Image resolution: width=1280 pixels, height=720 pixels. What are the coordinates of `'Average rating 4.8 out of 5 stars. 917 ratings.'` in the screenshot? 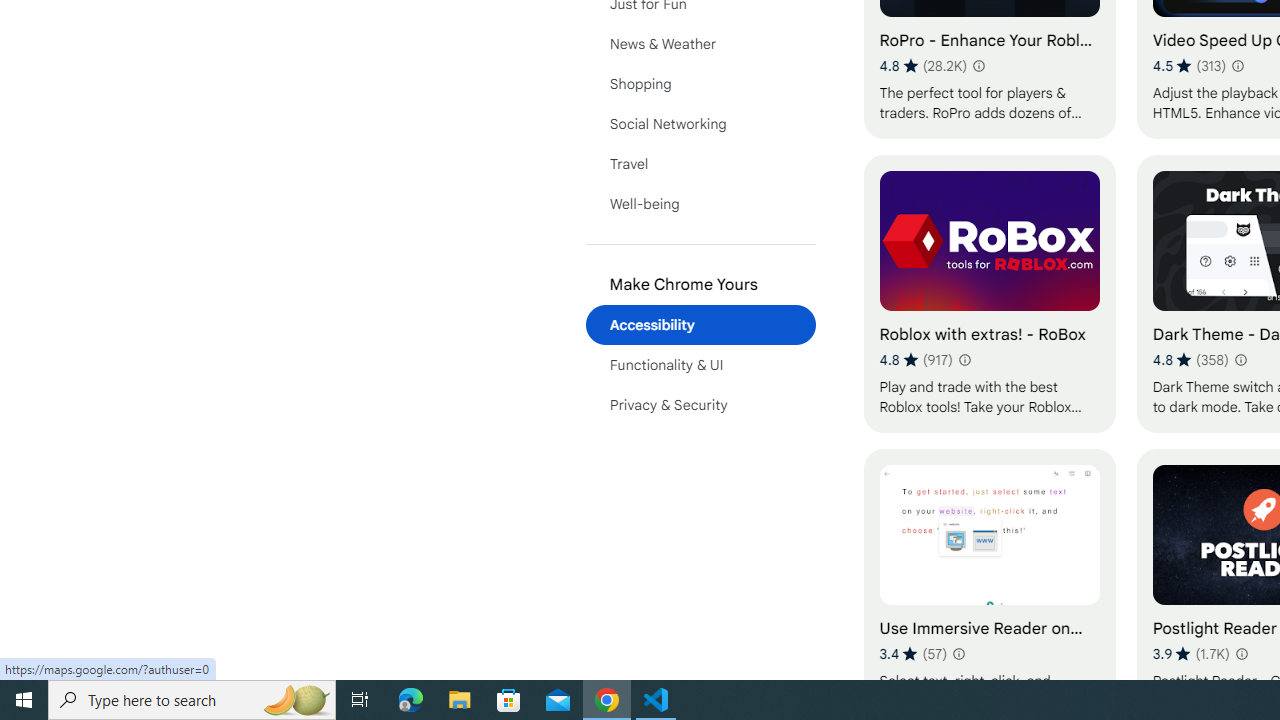 It's located at (915, 360).